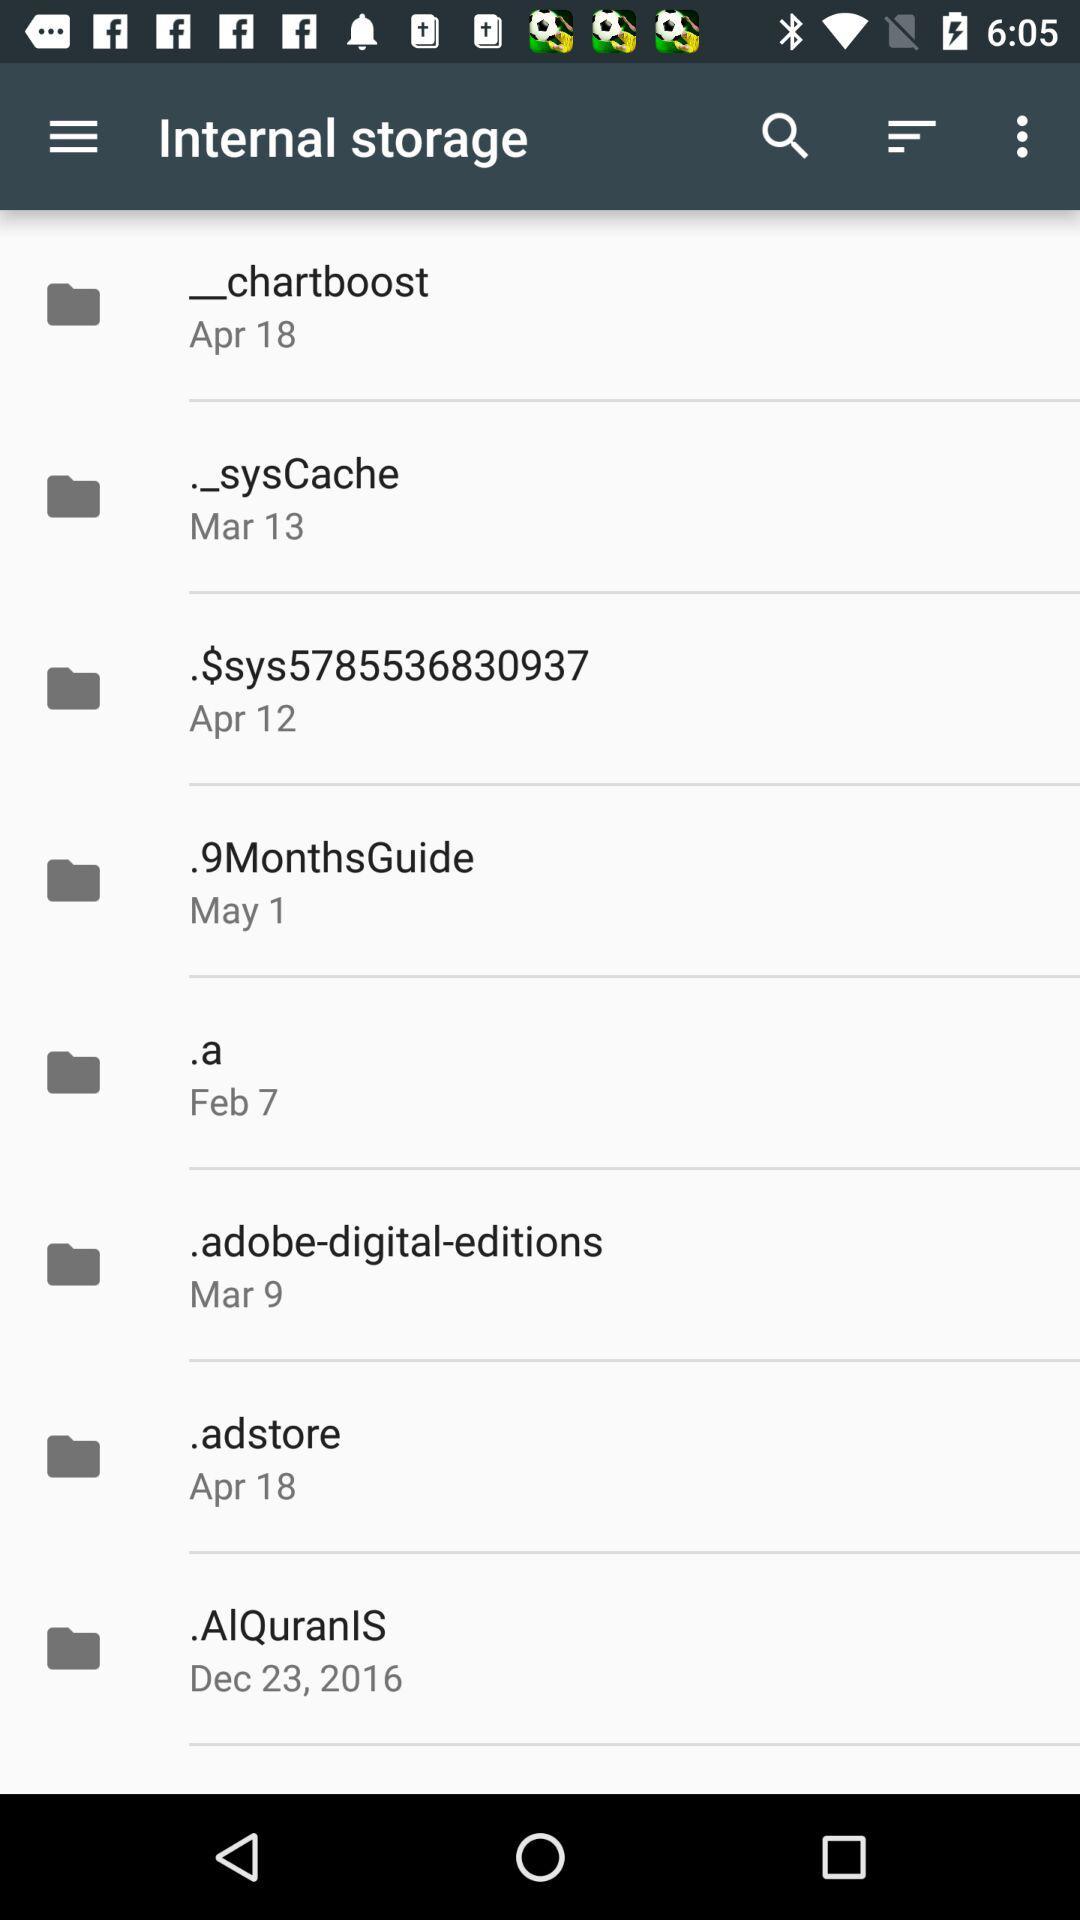 This screenshot has height=1920, width=1080. Describe the element at coordinates (94, 1071) in the screenshot. I see `the symbol which is to the immediate left of feb 7` at that location.